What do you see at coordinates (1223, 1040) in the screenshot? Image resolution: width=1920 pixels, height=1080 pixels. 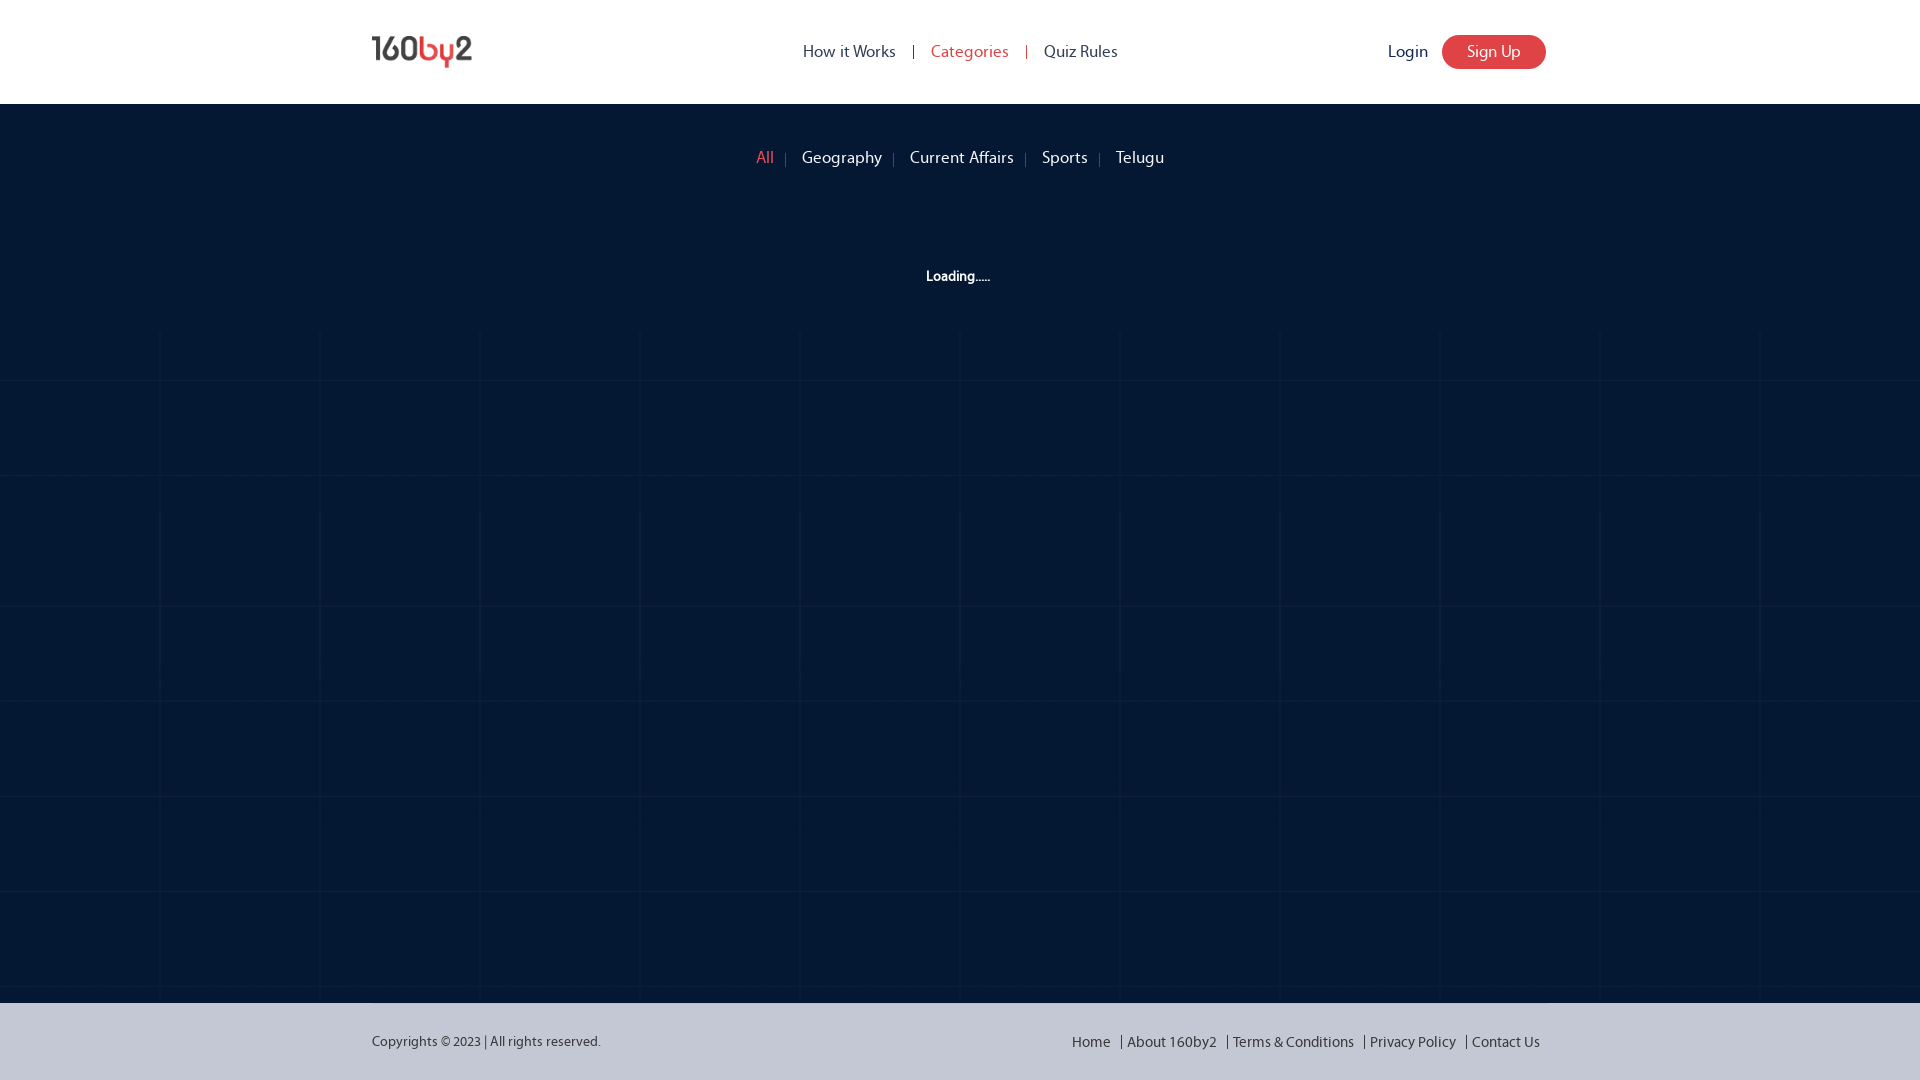 I see `'Terms & Conditions'` at bounding box center [1223, 1040].